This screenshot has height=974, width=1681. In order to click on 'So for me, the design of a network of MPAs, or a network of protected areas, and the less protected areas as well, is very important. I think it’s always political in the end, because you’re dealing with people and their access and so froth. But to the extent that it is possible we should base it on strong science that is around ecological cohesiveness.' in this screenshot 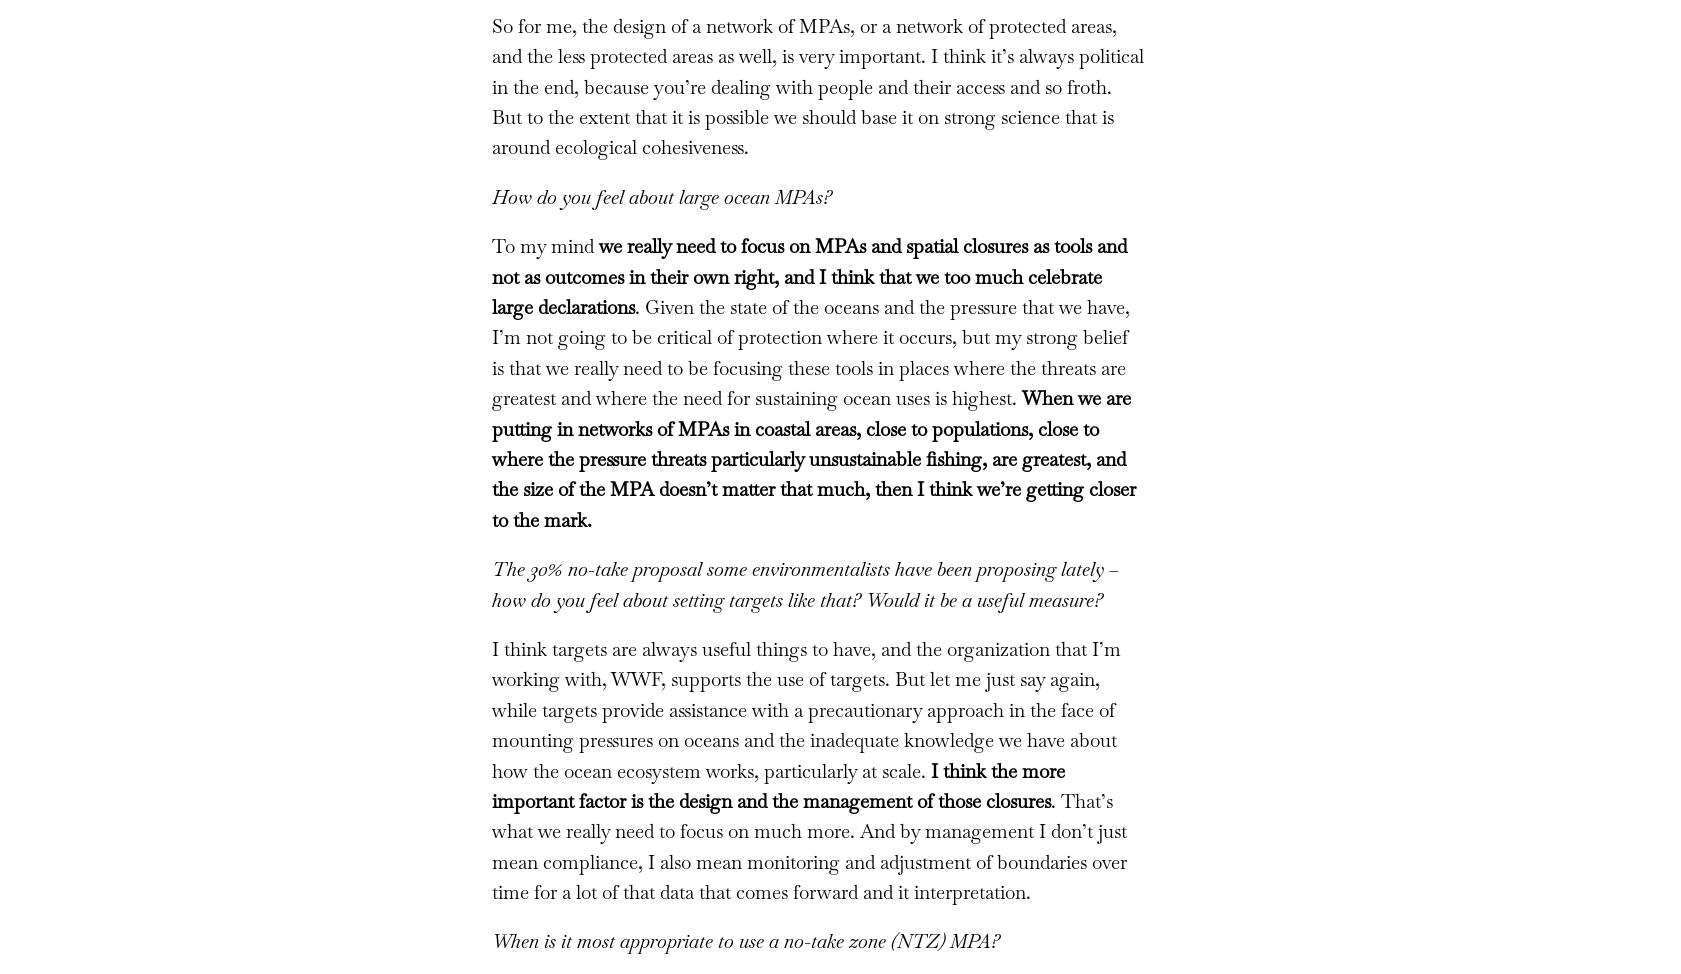, I will do `click(816, 85)`.